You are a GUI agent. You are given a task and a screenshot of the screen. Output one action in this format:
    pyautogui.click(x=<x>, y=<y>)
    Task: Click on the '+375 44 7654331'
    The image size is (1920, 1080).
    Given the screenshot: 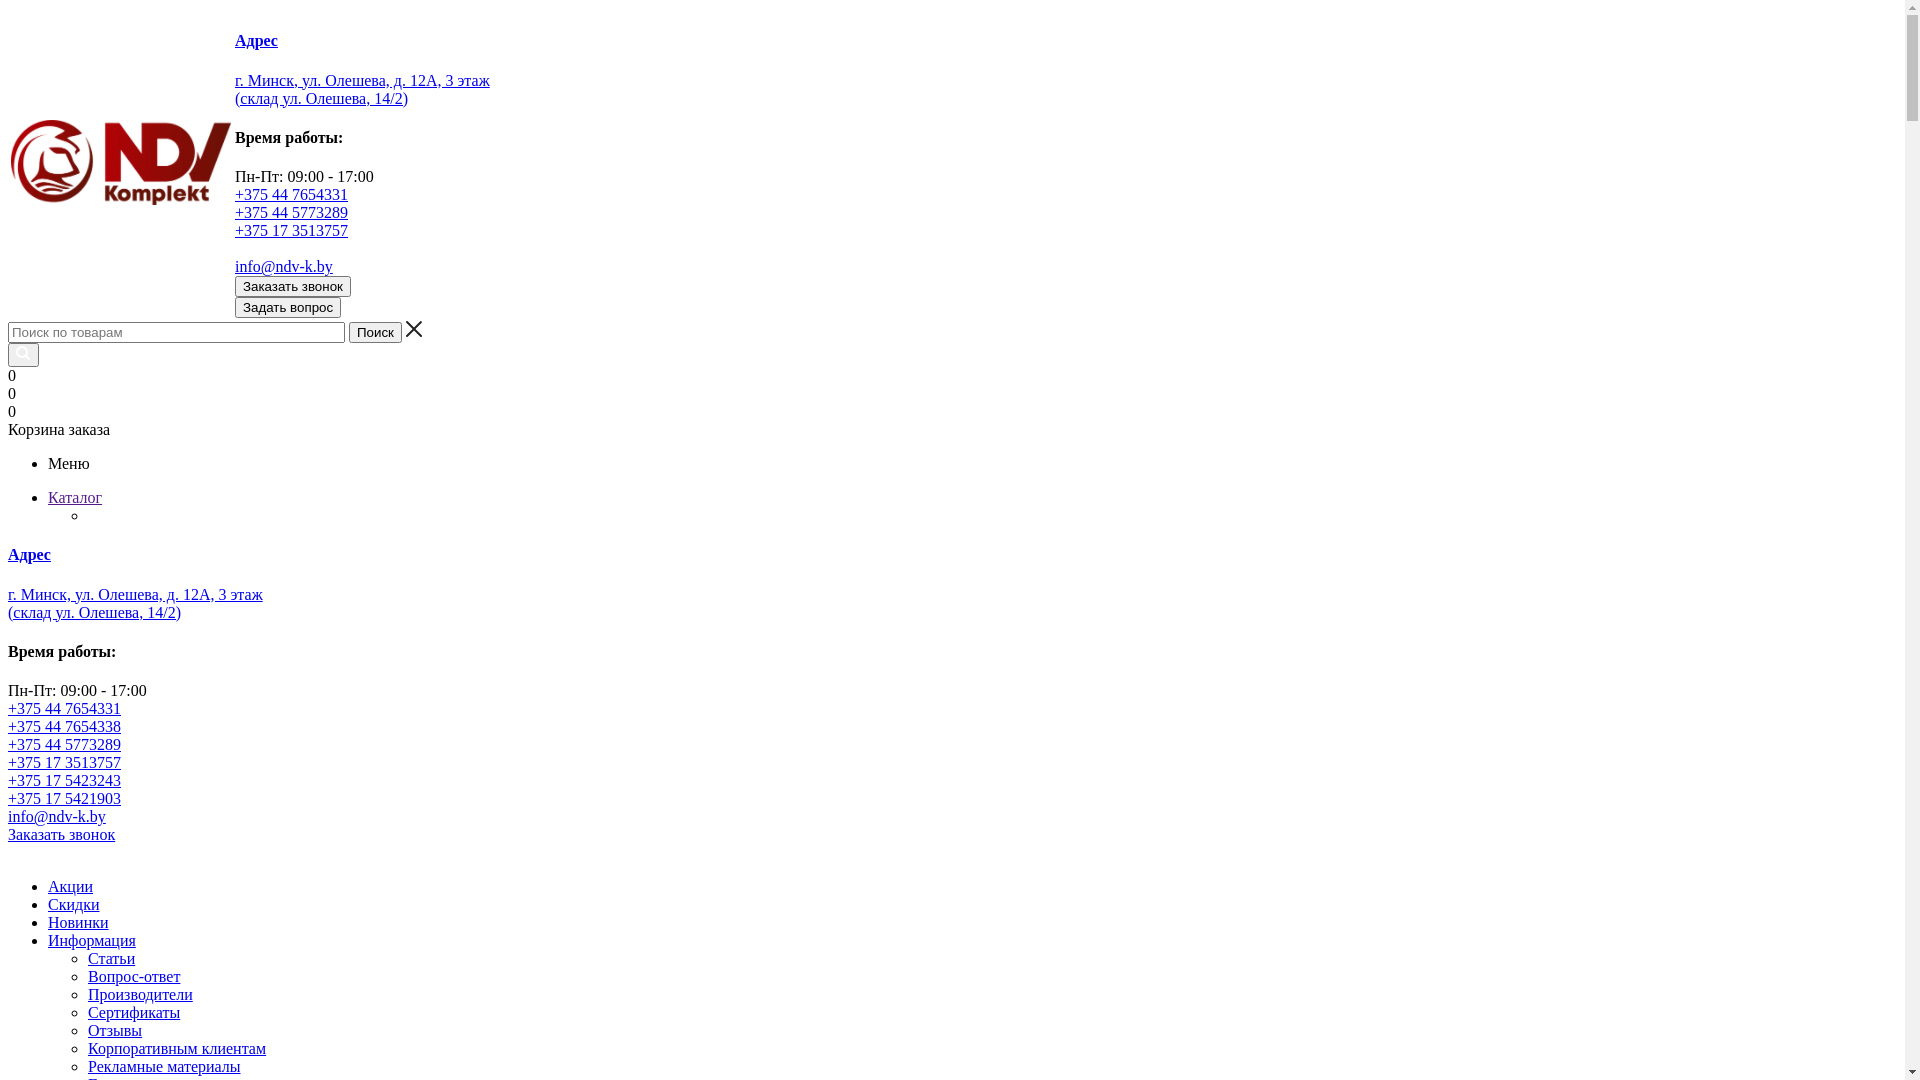 What is the action you would take?
    pyautogui.click(x=290, y=194)
    